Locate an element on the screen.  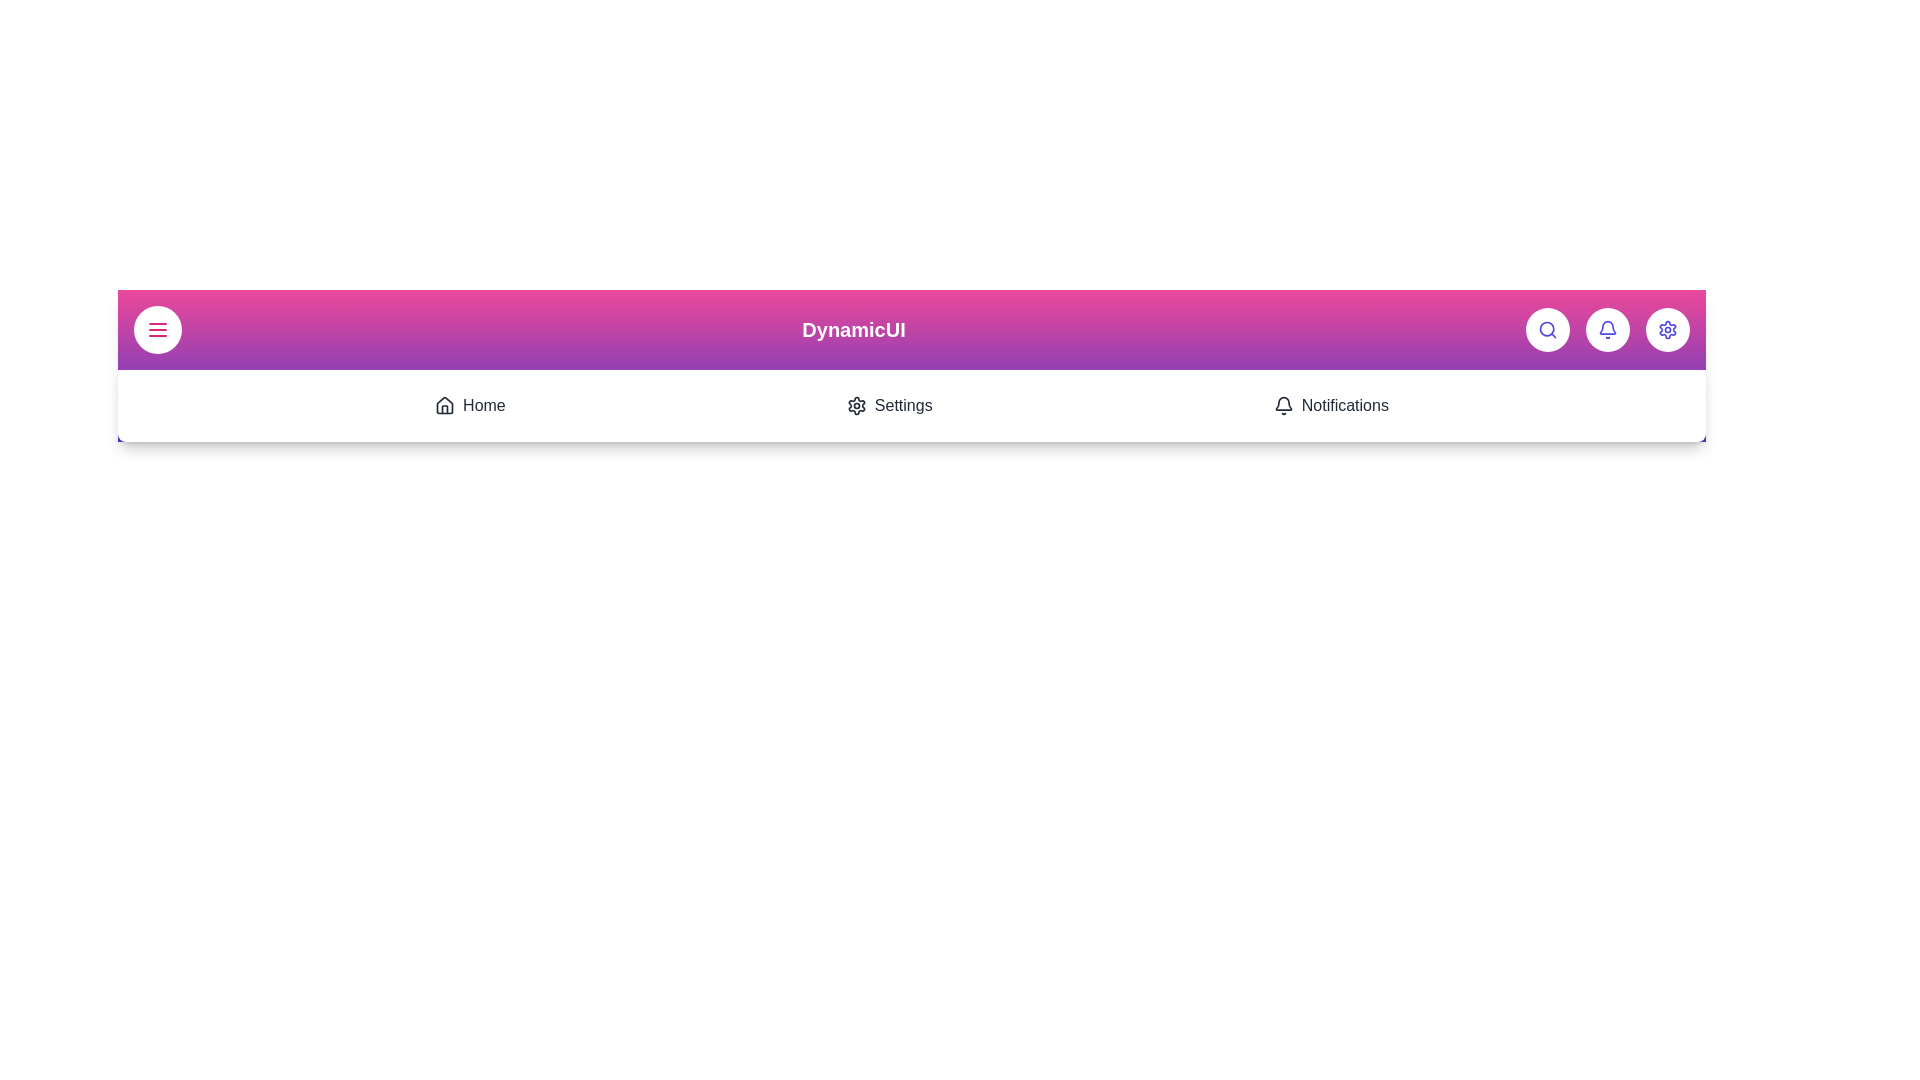
the 'Settings' button in the app bar is located at coordinates (1668, 329).